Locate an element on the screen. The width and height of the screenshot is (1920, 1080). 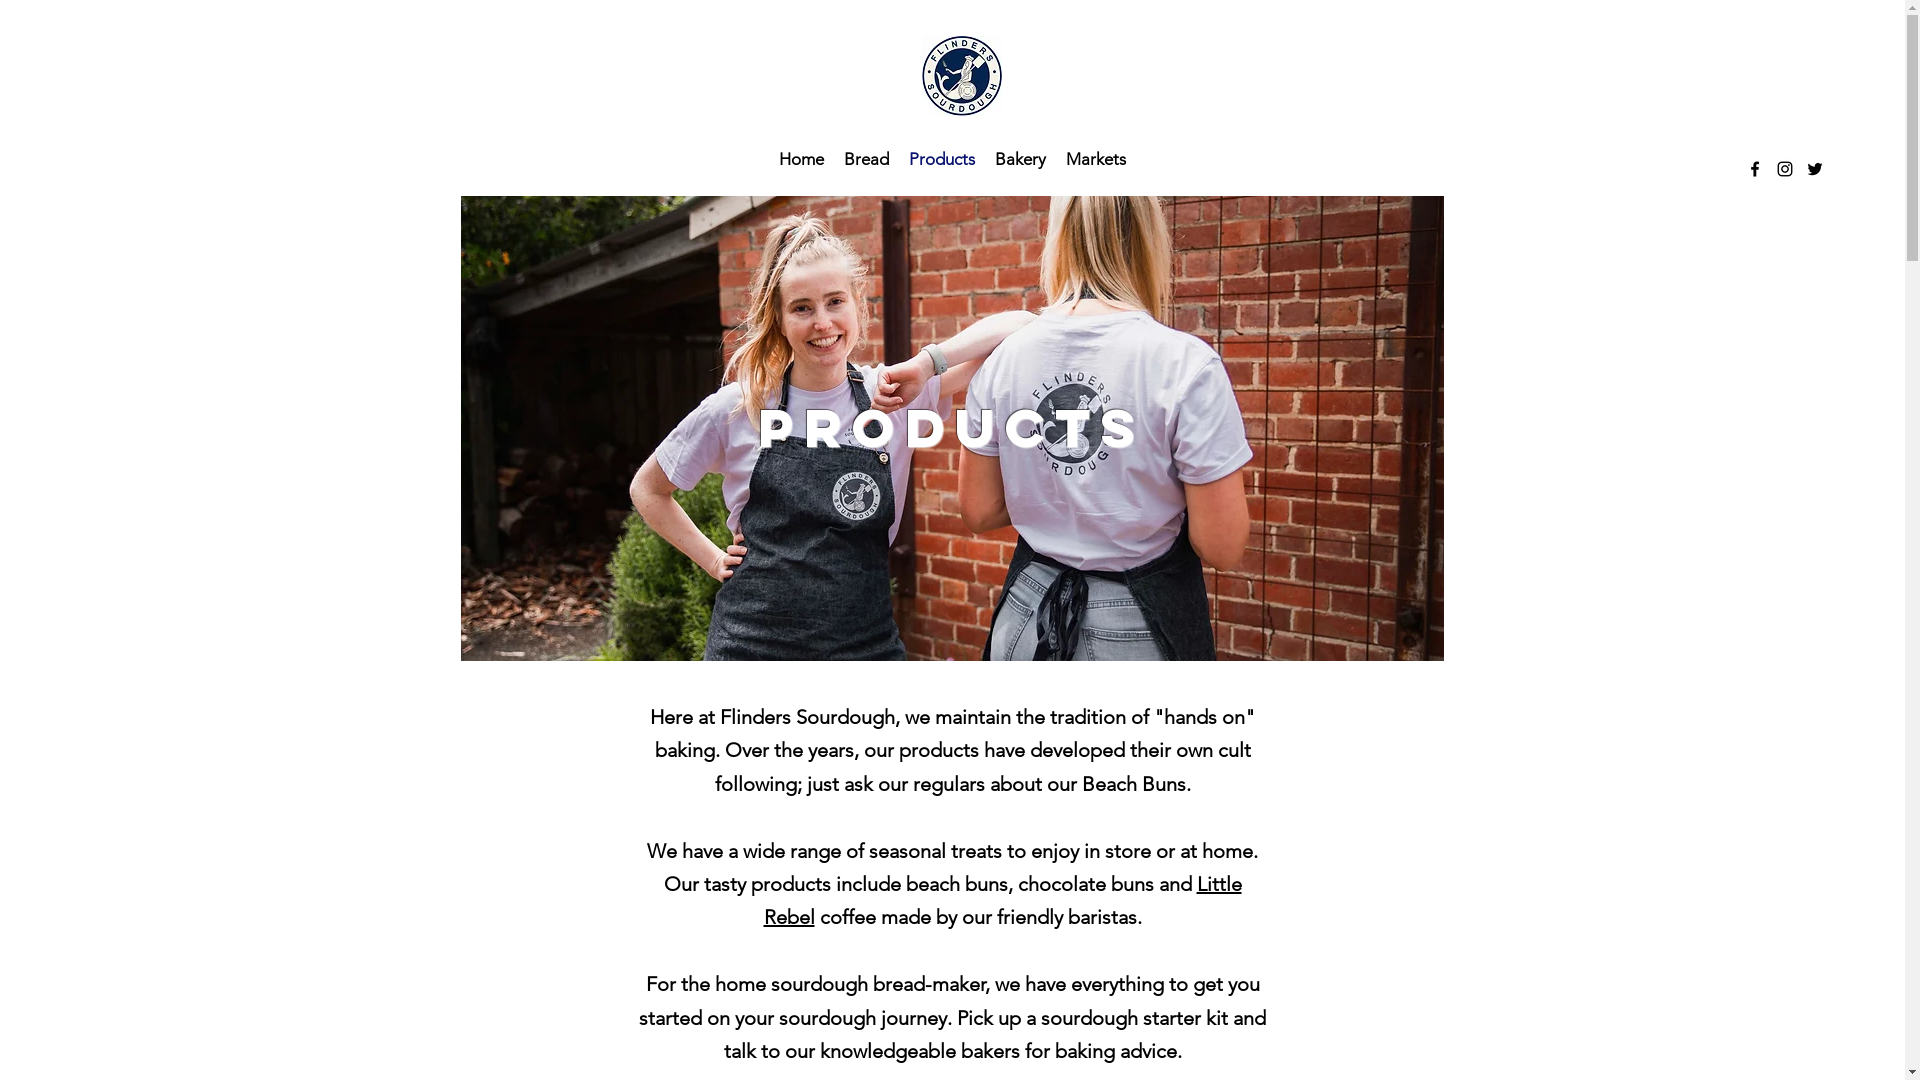
'Little Rebel' is located at coordinates (1003, 900).